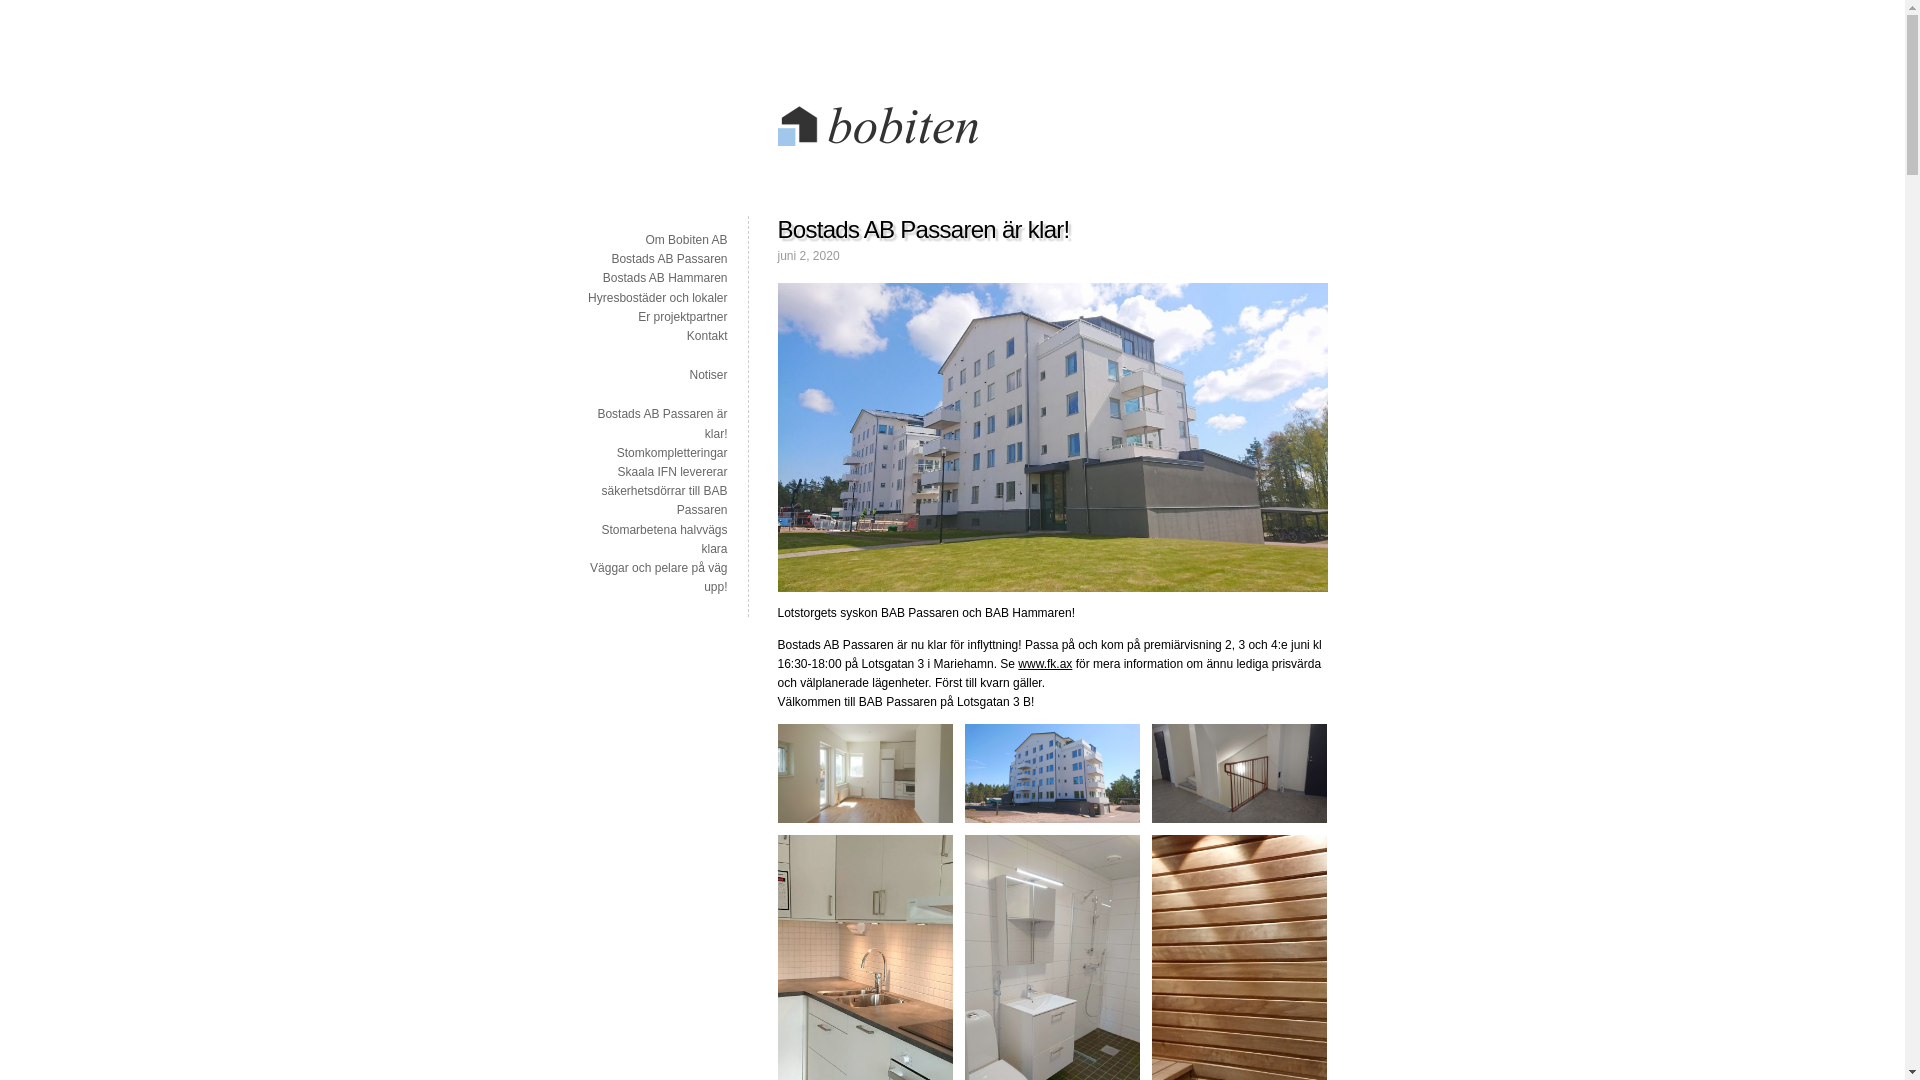 This screenshot has height=1080, width=1920. What do you see at coordinates (707, 334) in the screenshot?
I see `'Kontakt'` at bounding box center [707, 334].